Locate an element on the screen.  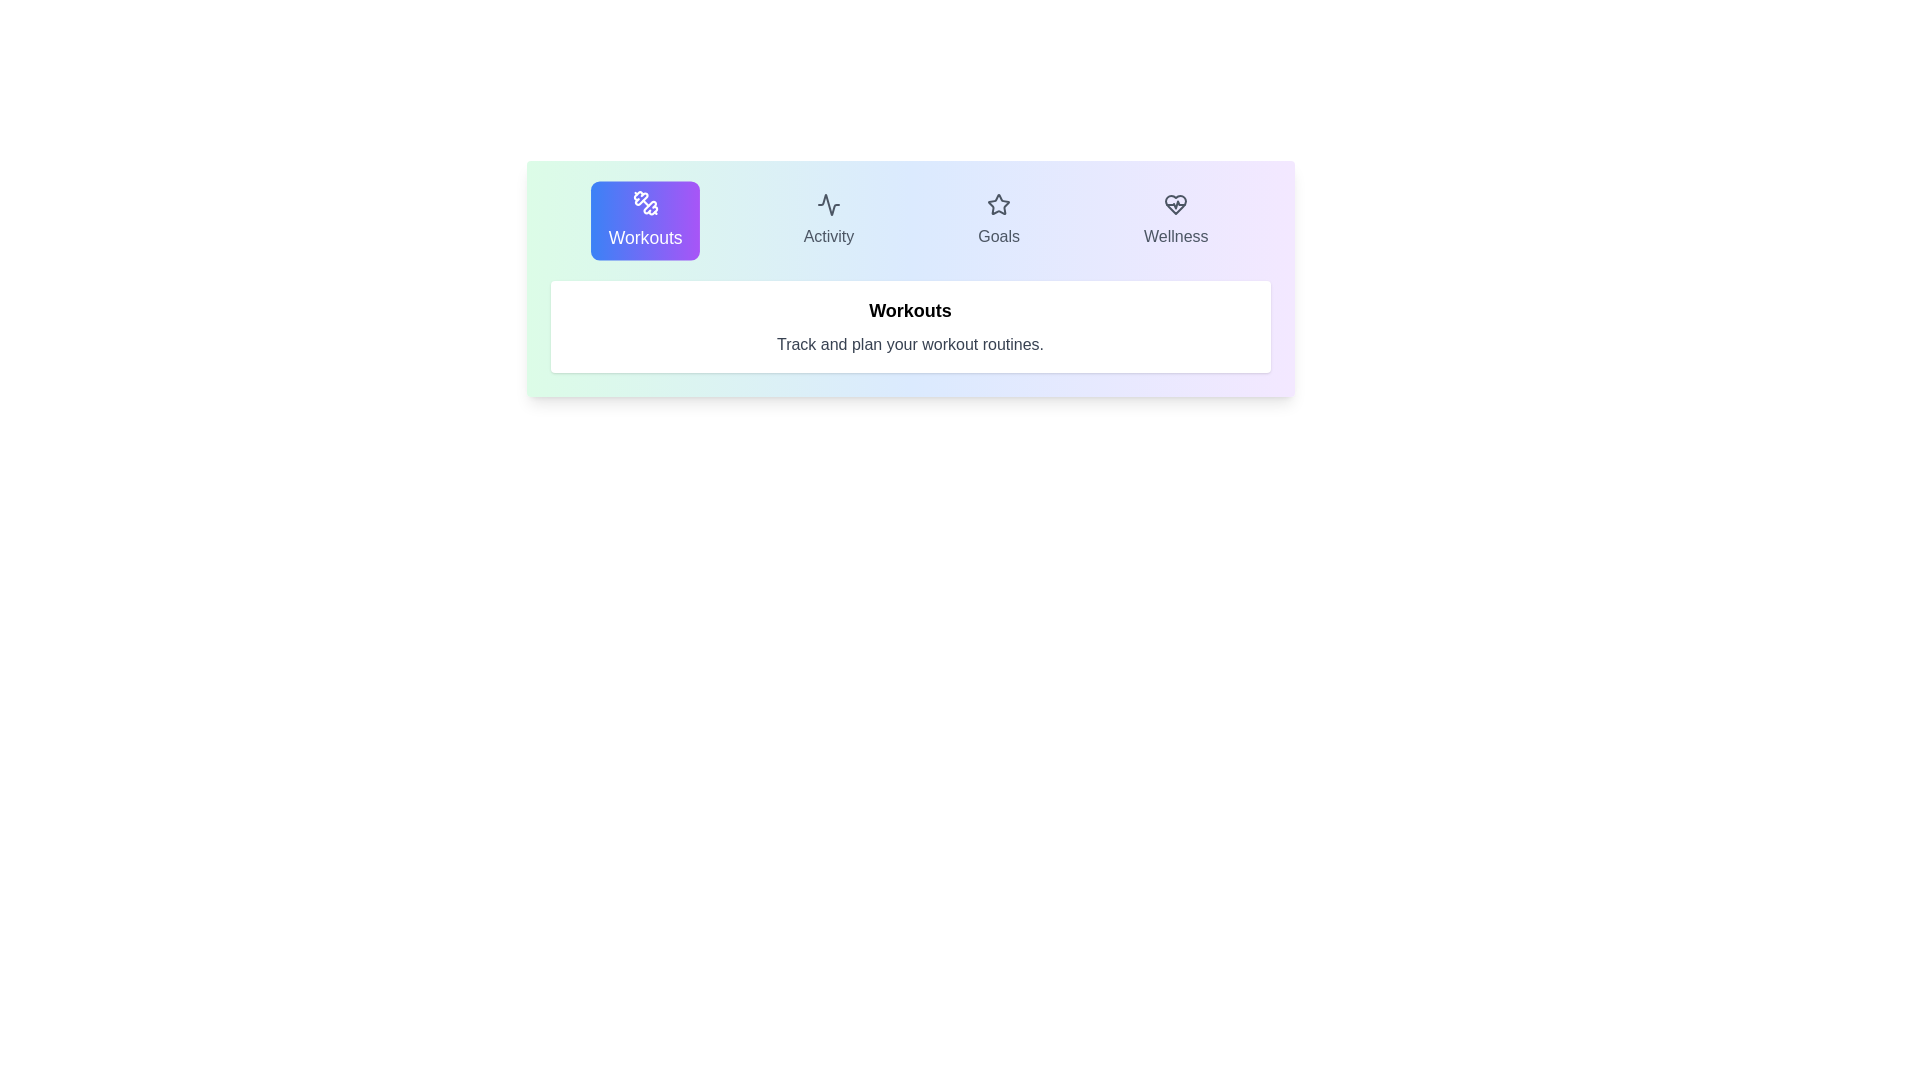
the 'Goals' text label located on the navigation bar, which is the third item between 'Activity' and 'Wellness' is located at coordinates (999, 235).